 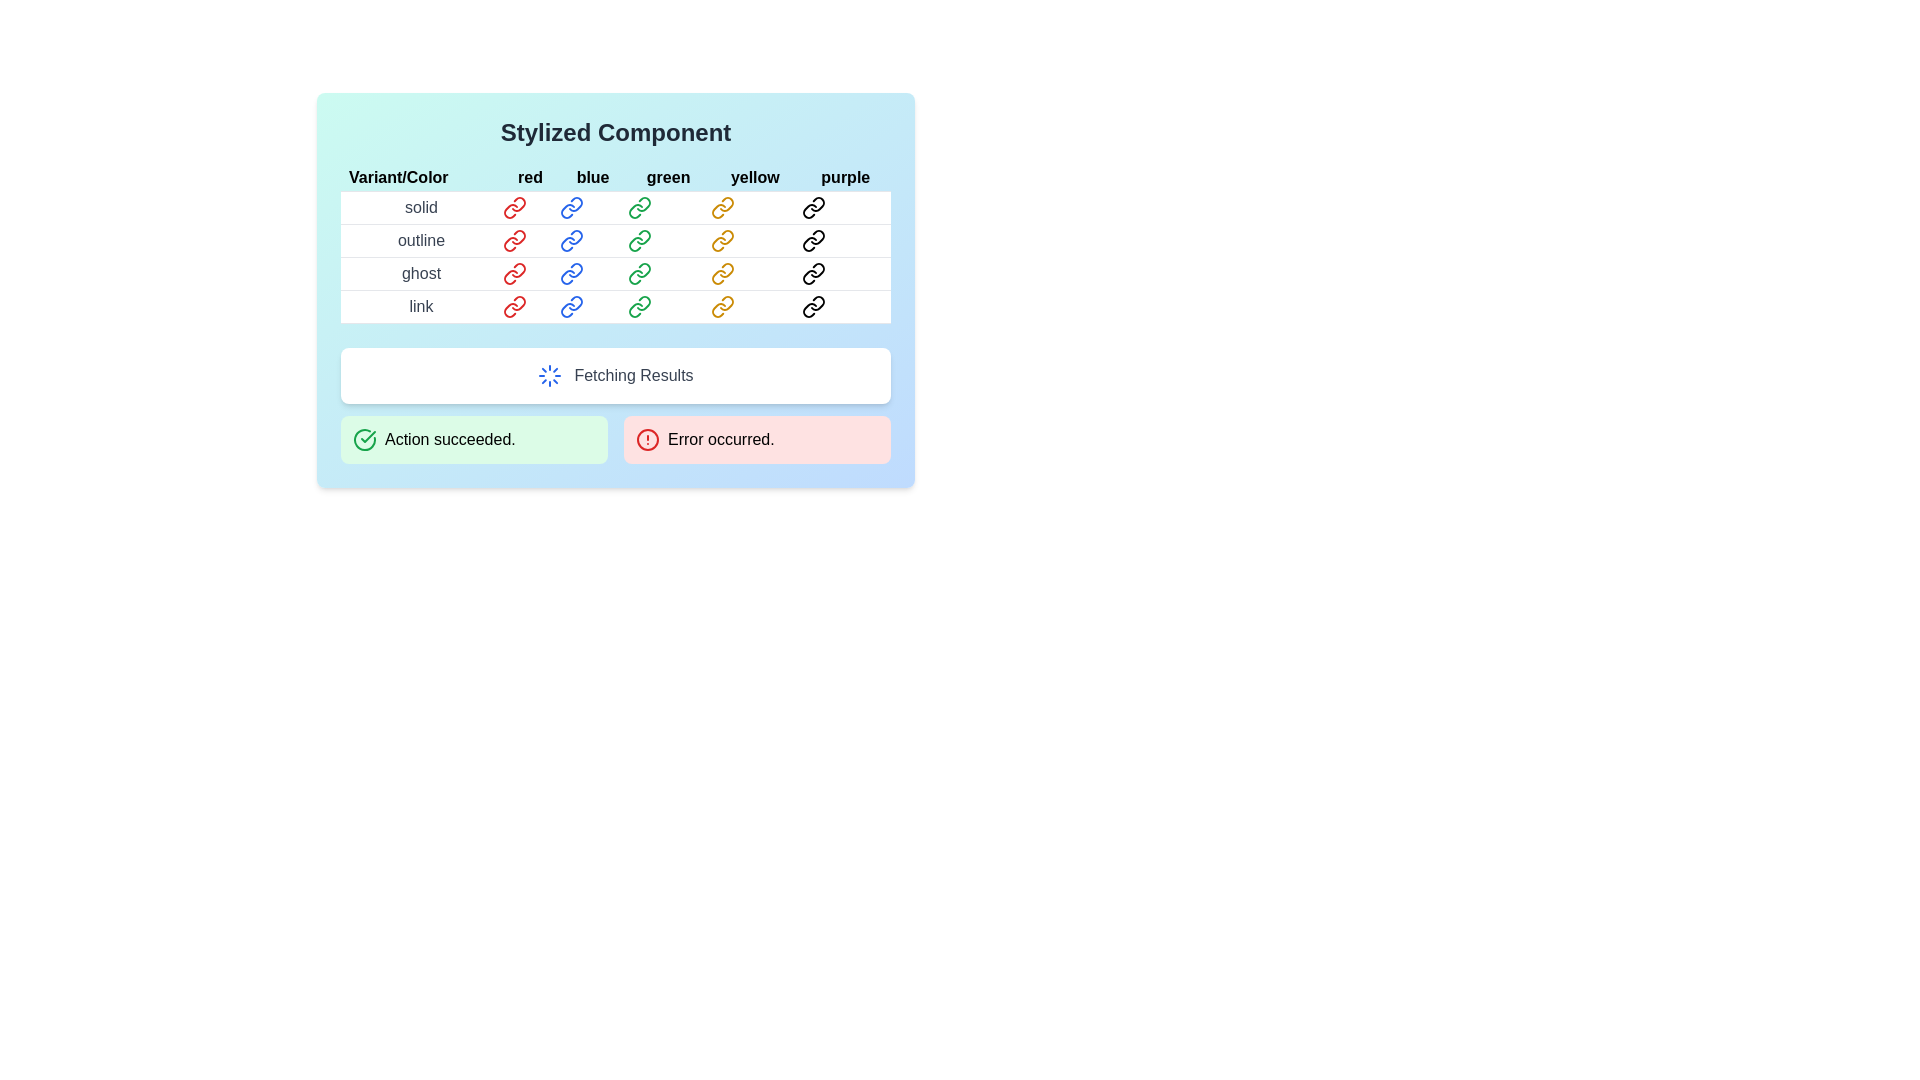 I want to click on the blue link icon located in the first row under the 'blue' column of the table titled 'Stylized Component', so click(x=570, y=208).